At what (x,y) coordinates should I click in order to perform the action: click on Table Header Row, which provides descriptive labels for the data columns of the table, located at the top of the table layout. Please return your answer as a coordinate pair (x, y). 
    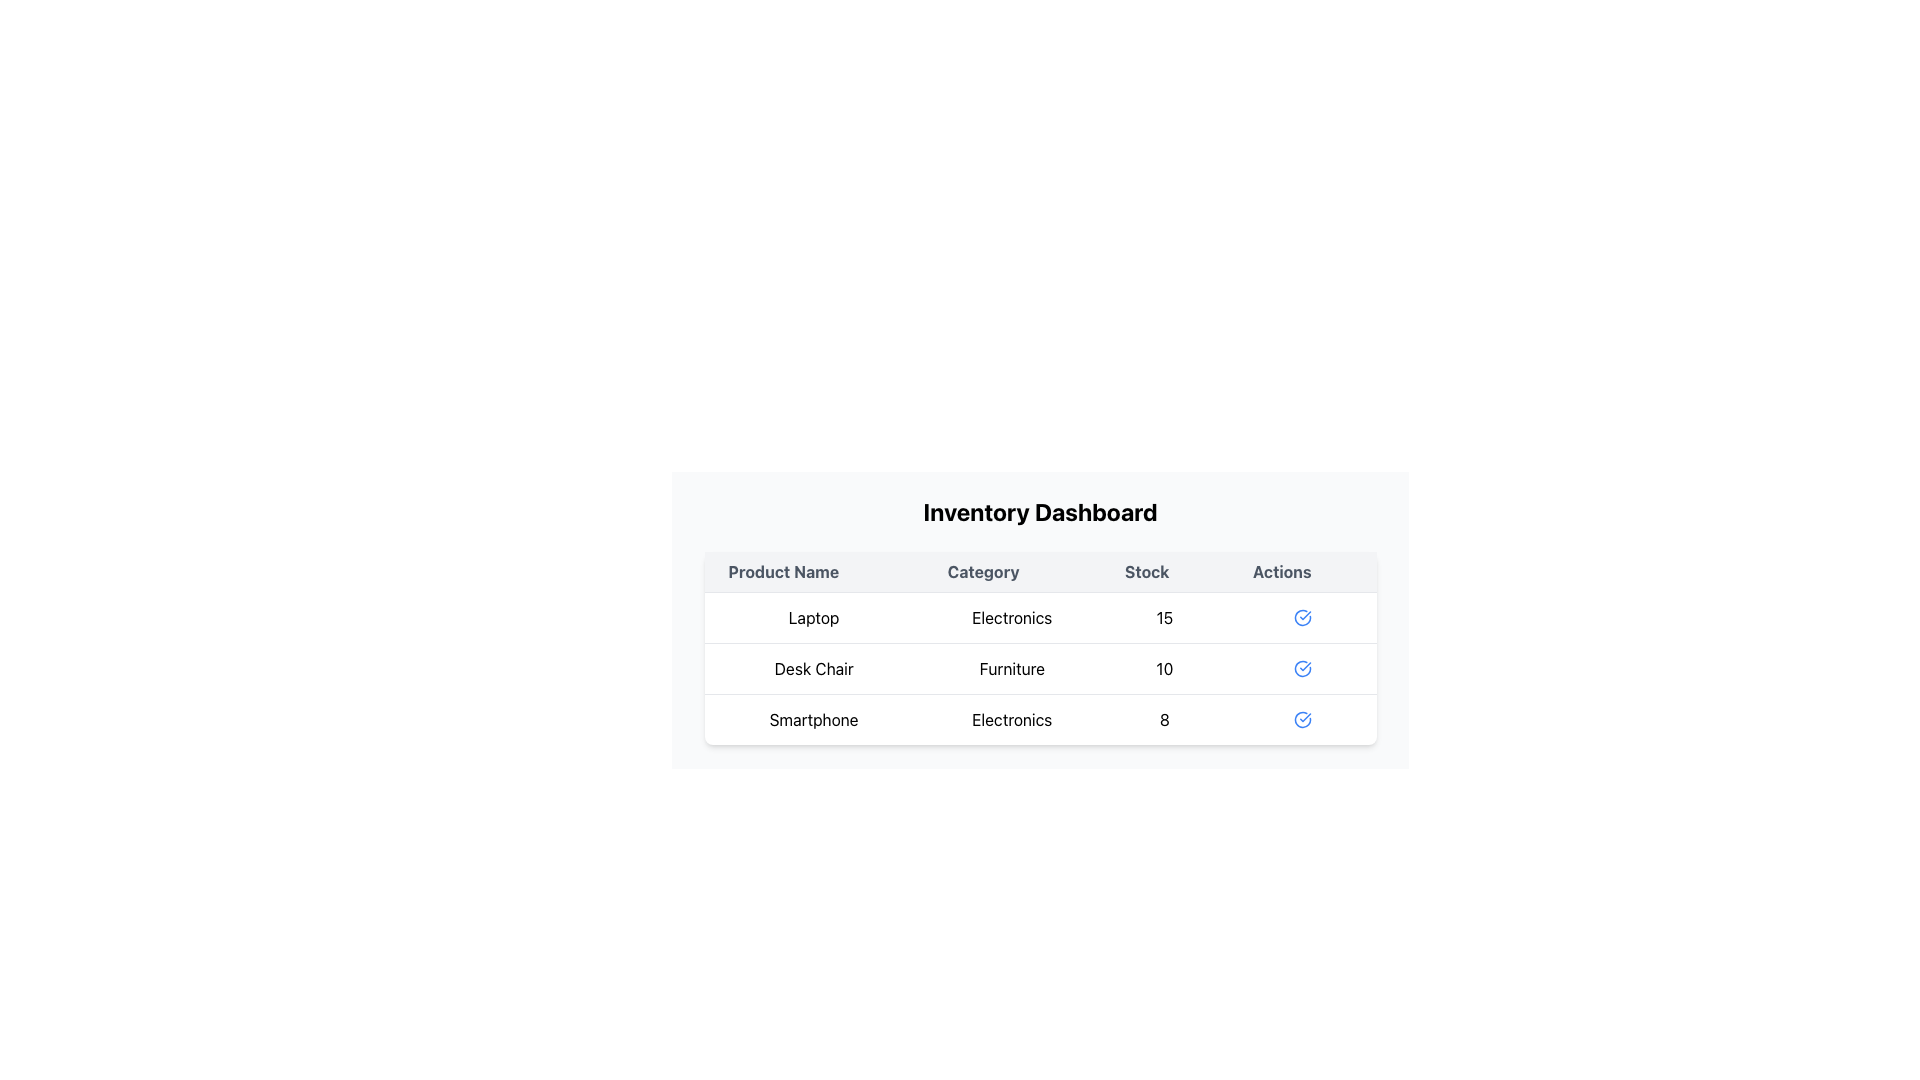
    Looking at the image, I should click on (1040, 572).